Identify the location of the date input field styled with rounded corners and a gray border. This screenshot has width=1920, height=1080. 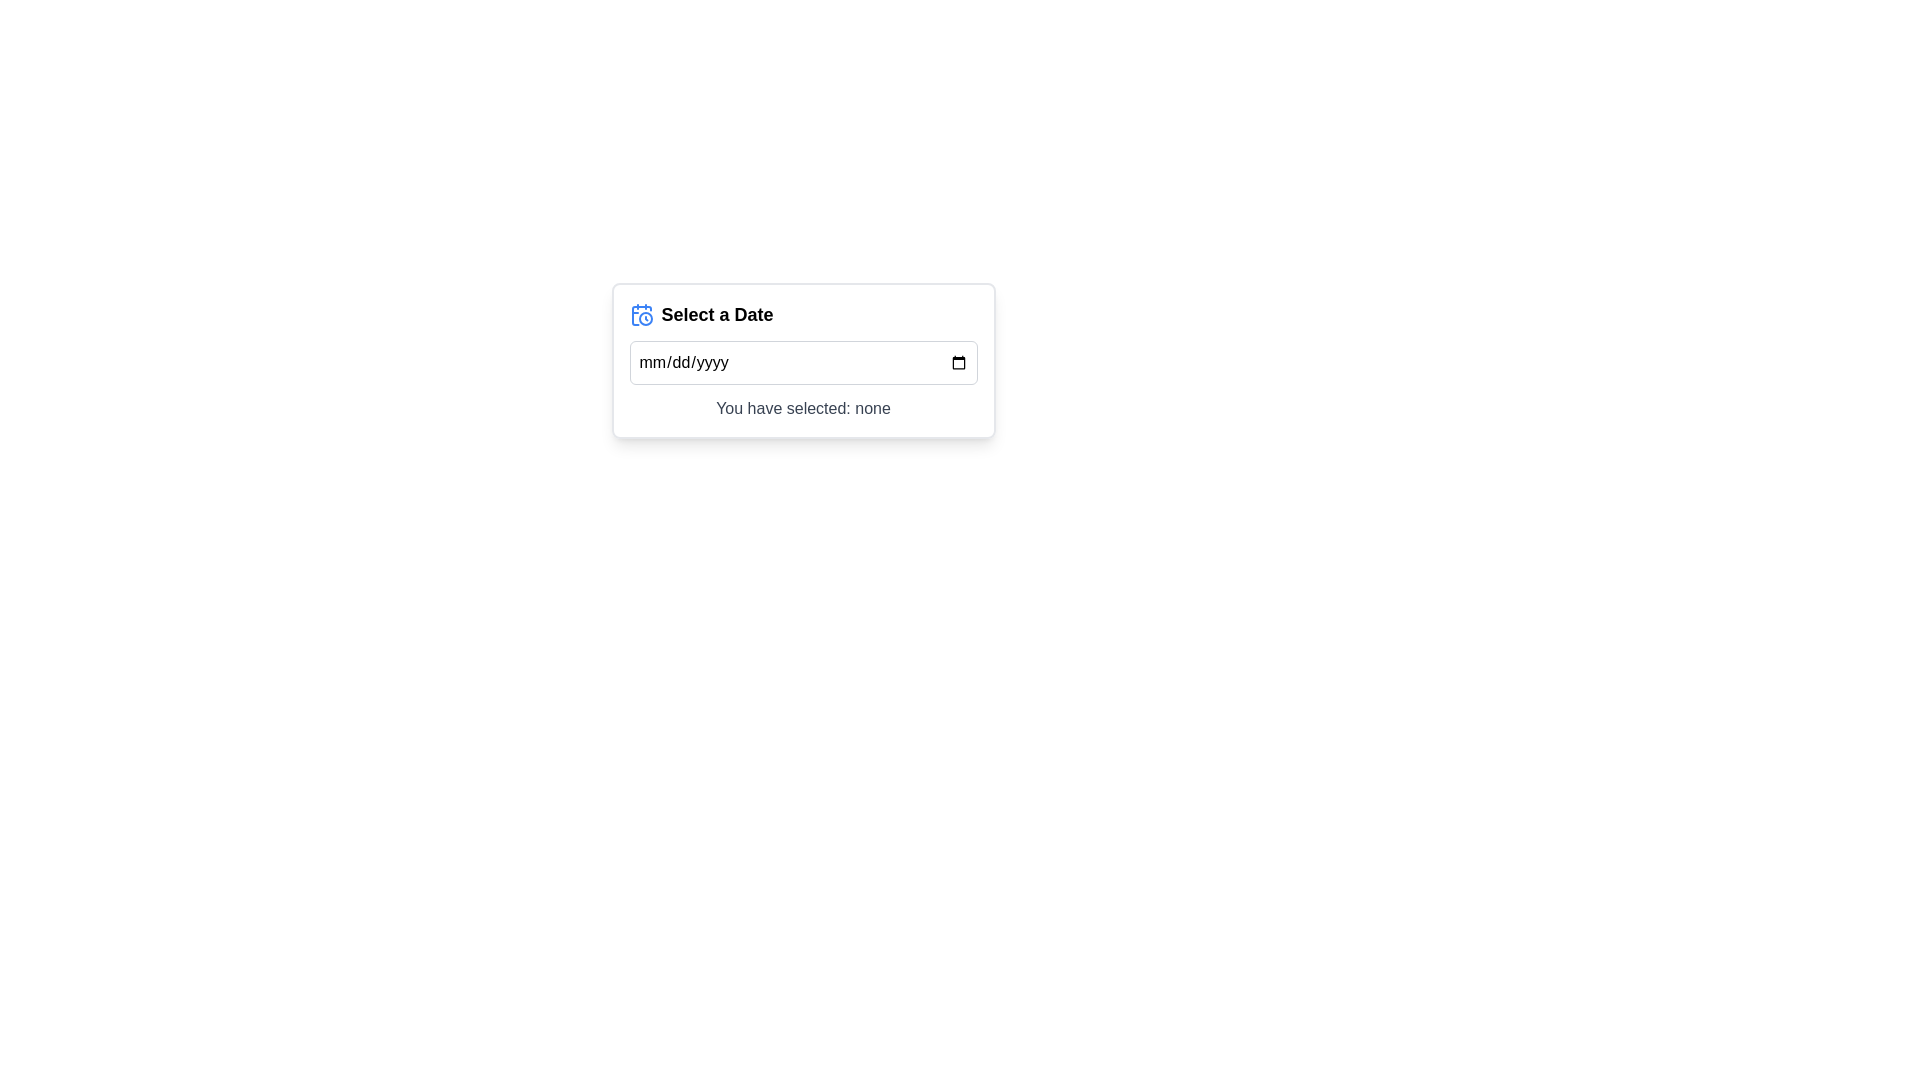
(803, 362).